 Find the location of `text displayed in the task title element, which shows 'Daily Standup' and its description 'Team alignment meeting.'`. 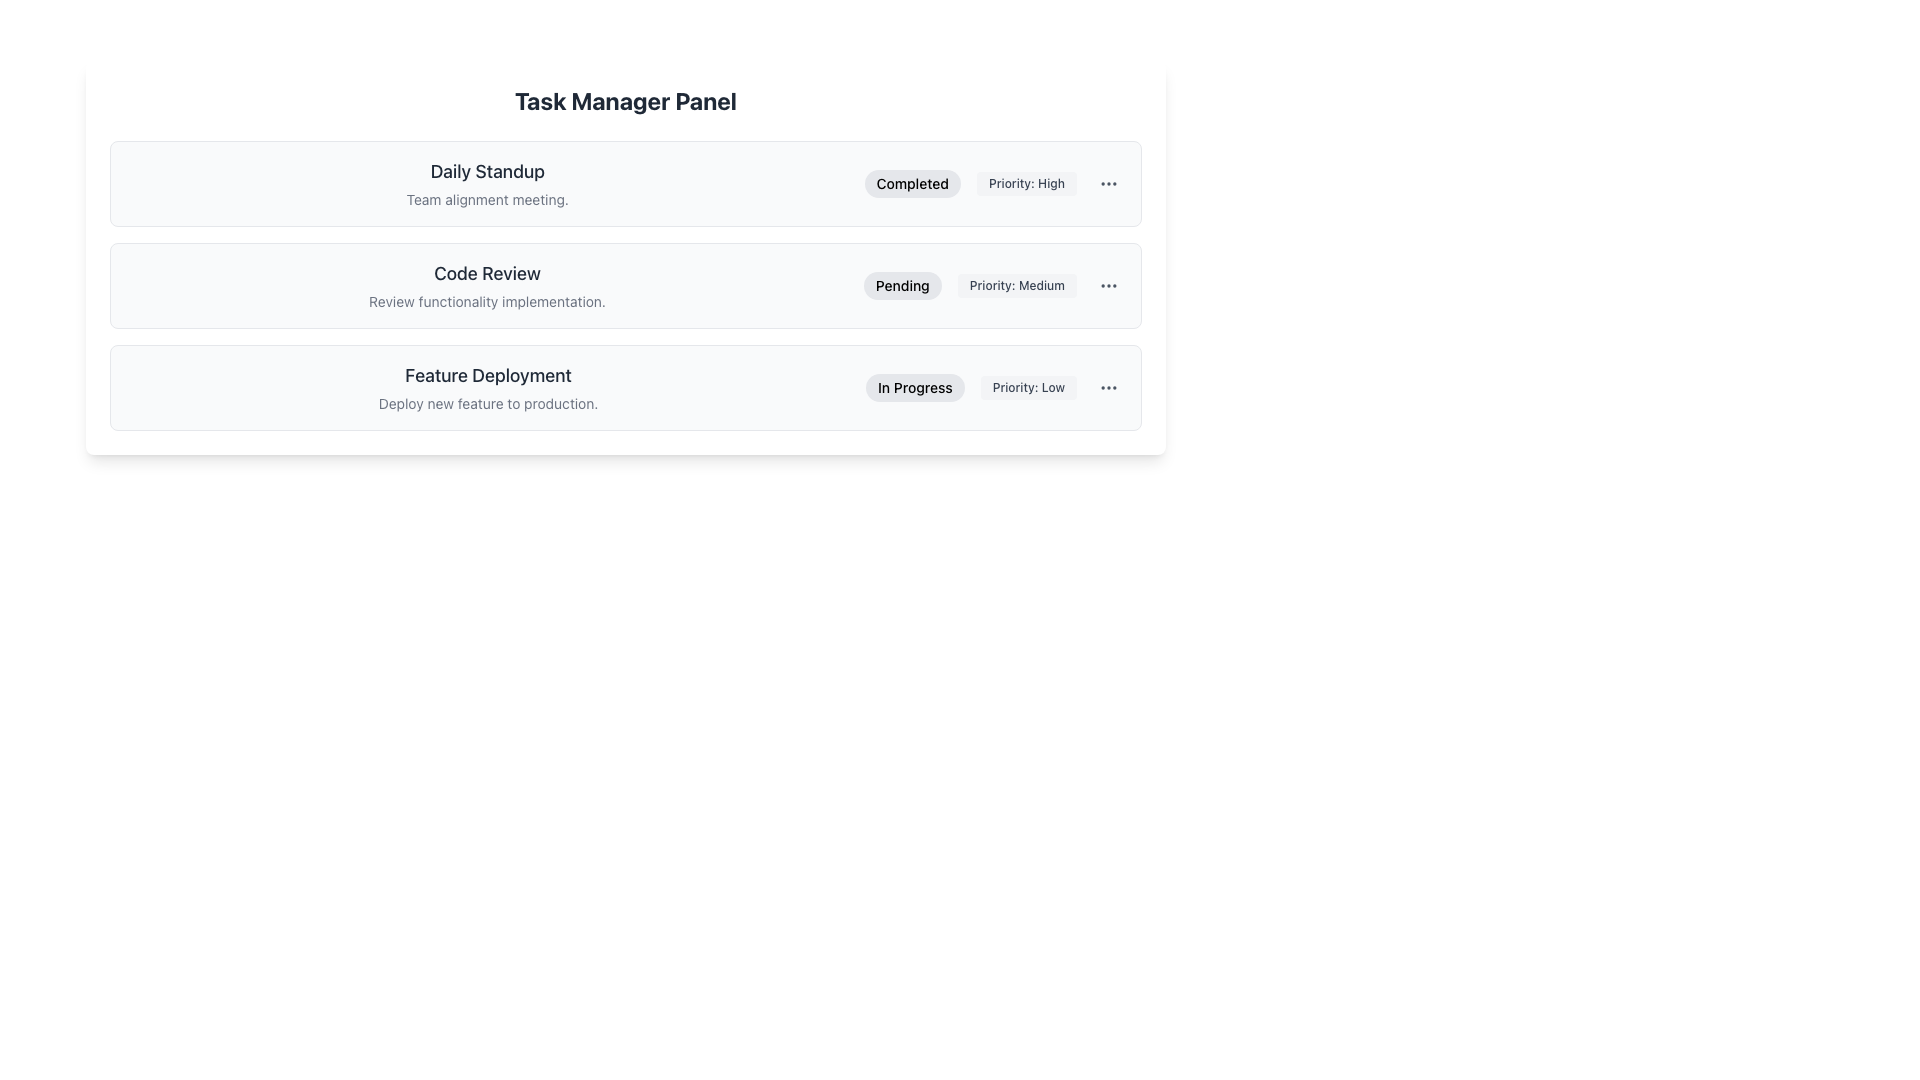

text displayed in the task title element, which shows 'Daily Standup' and its description 'Team alignment meeting.' is located at coordinates (487, 184).